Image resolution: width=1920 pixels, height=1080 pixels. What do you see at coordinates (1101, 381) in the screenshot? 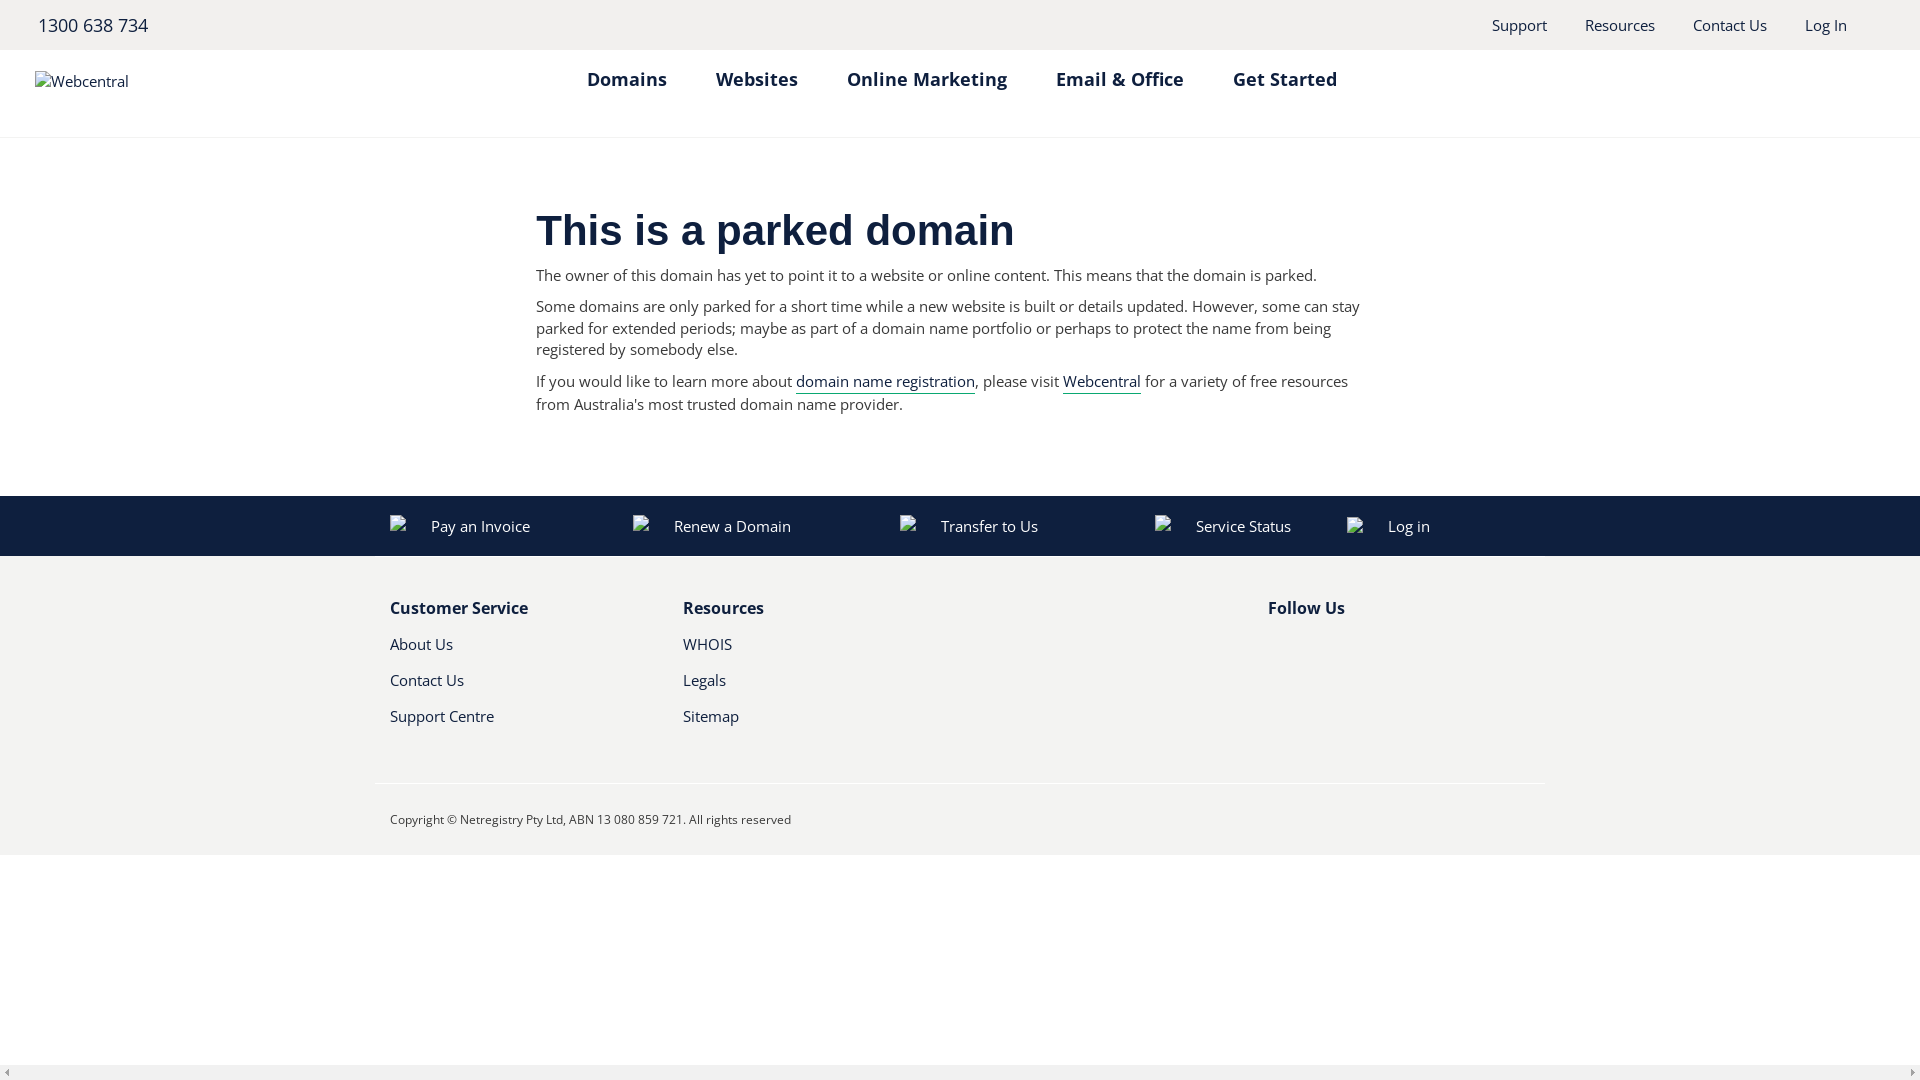
I see `'Webcentral'` at bounding box center [1101, 381].